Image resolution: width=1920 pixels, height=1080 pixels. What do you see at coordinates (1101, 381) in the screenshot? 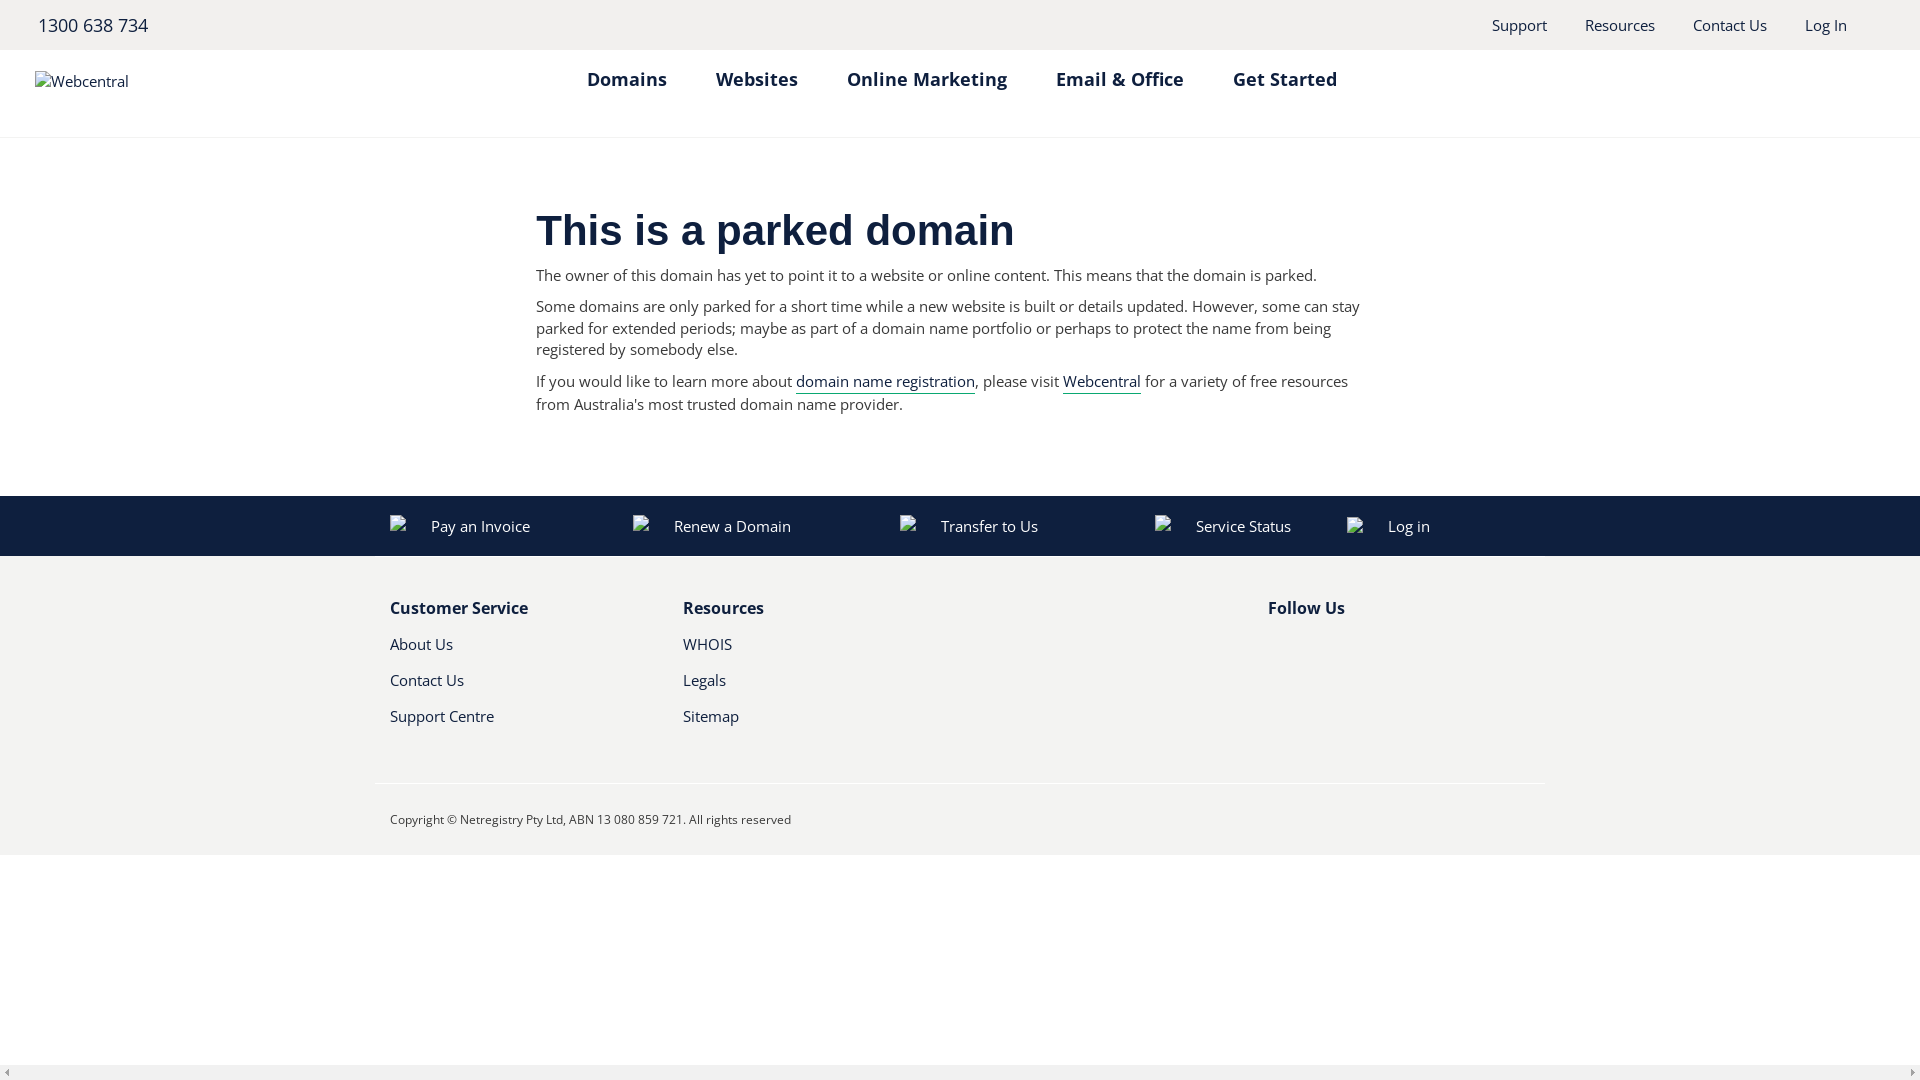
I see `'Webcentral'` at bounding box center [1101, 381].